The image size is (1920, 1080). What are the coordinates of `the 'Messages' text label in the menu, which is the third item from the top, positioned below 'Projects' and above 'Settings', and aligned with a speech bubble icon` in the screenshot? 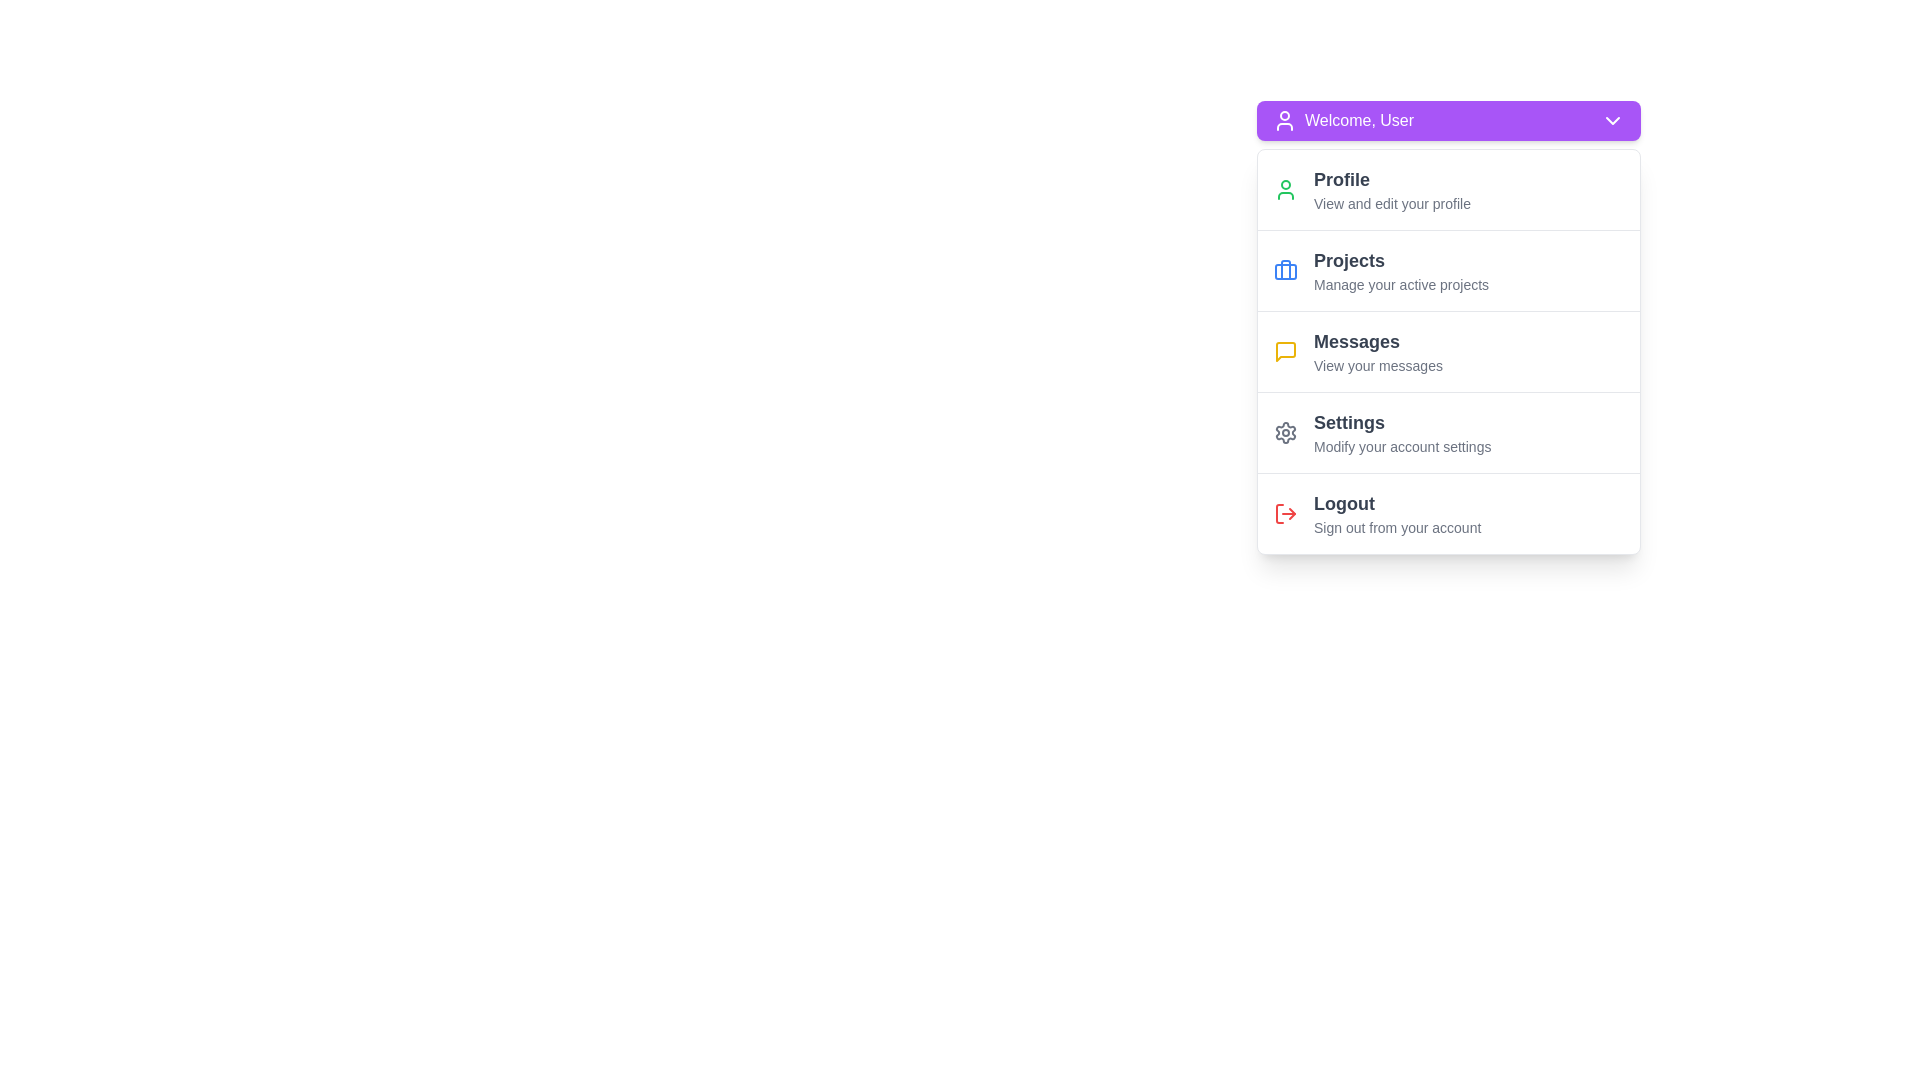 It's located at (1377, 341).